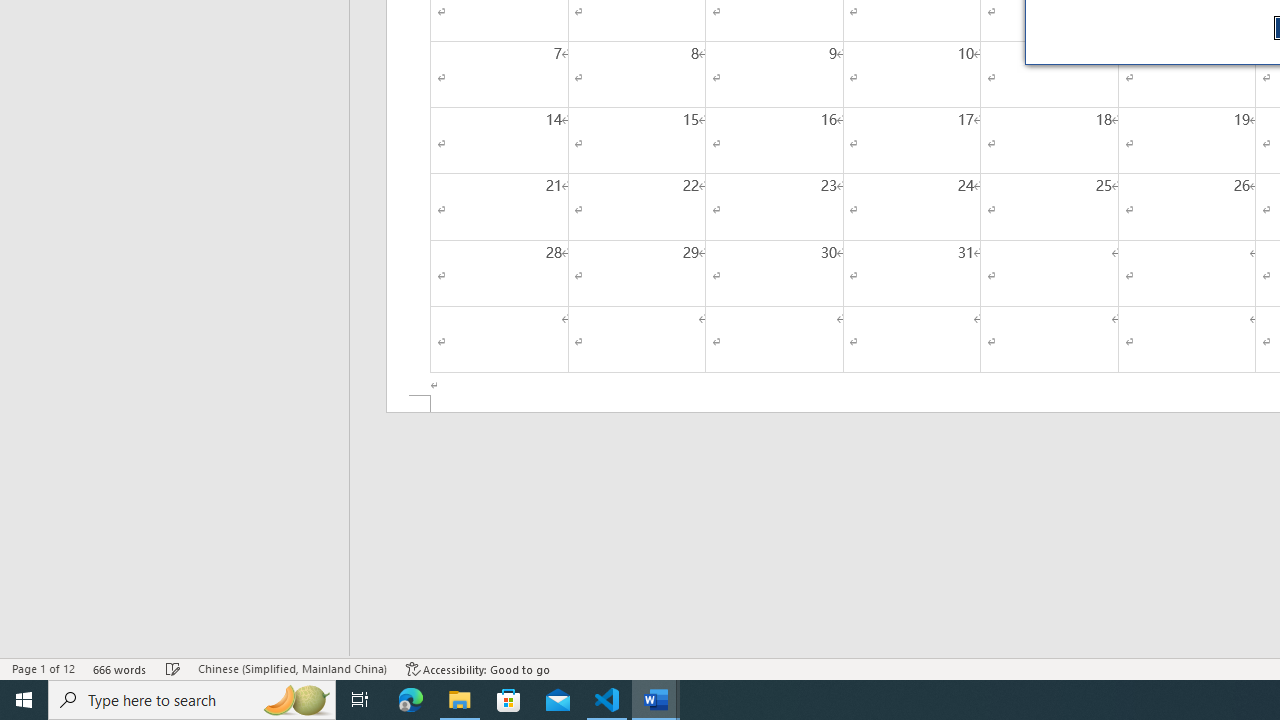  I want to click on 'Language Chinese (Simplified, Mainland China)', so click(291, 669).